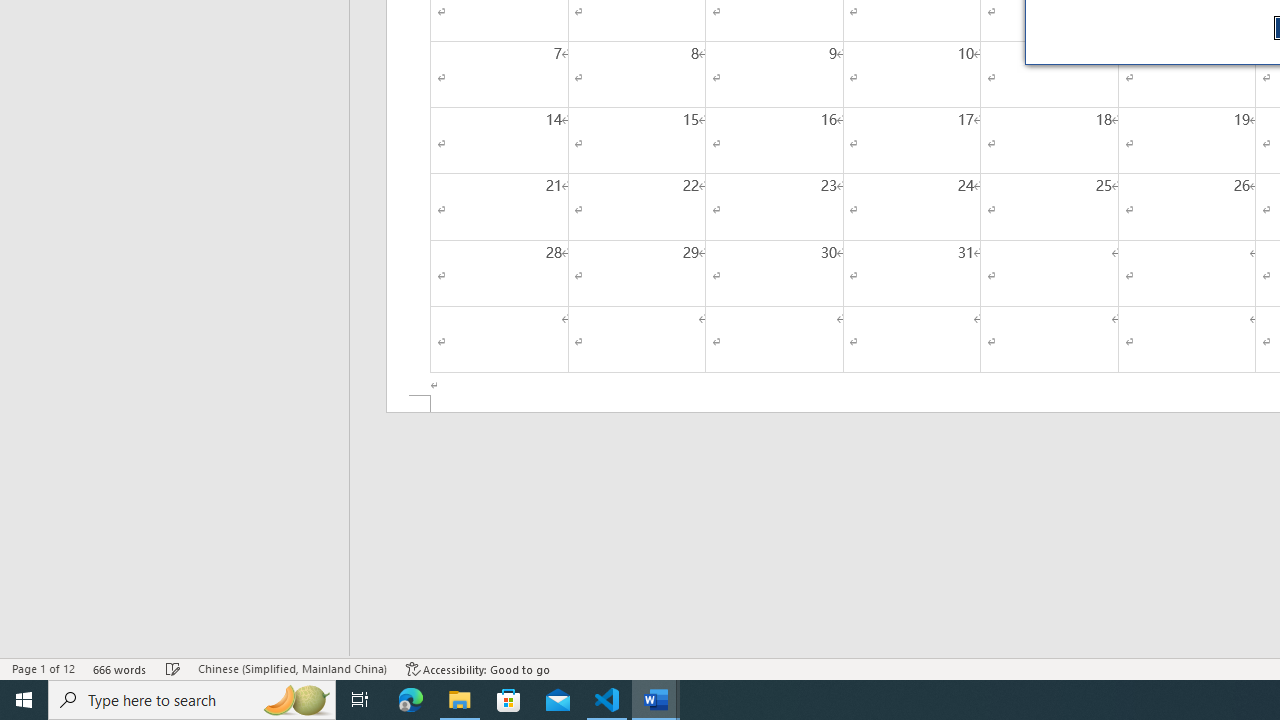  I want to click on 'Language Chinese (Simplified, Mainland China)', so click(291, 669).